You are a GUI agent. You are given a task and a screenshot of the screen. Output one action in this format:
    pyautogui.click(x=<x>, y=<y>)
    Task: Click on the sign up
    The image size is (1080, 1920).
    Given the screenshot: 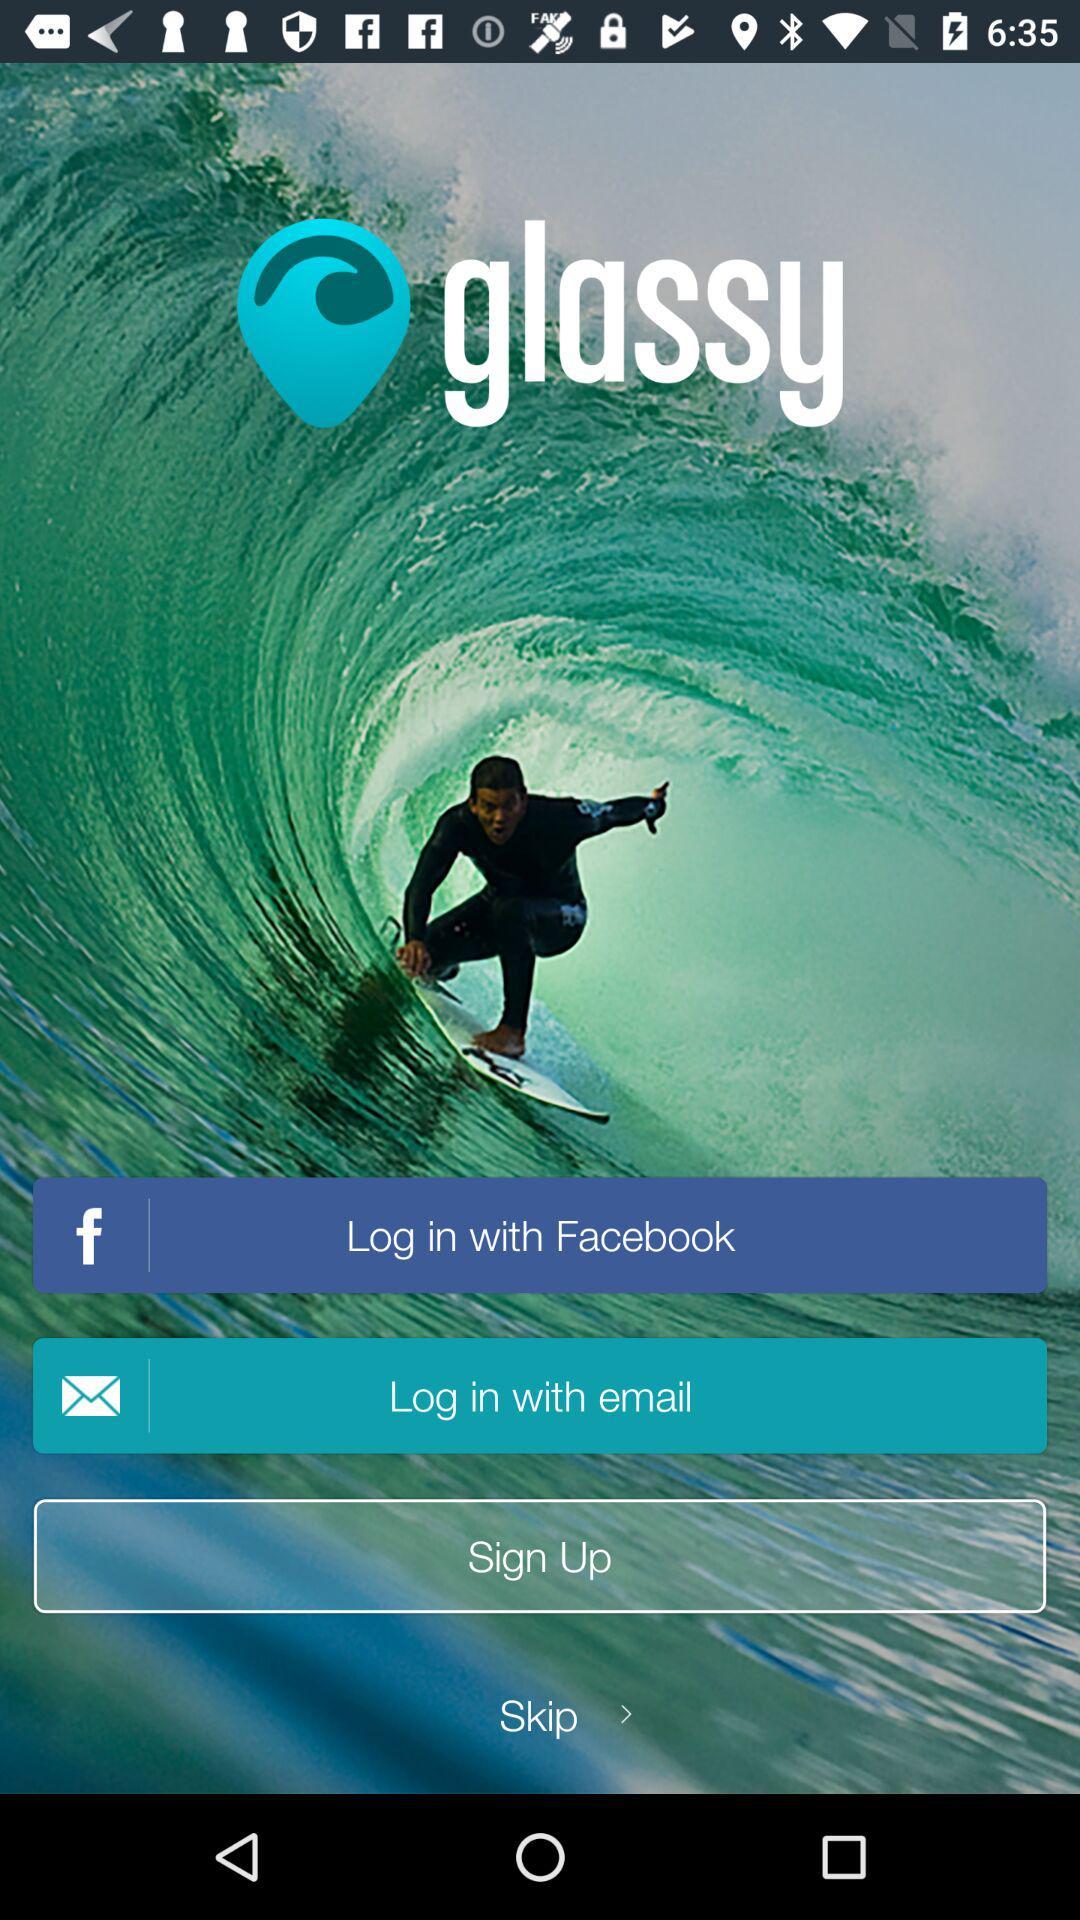 What is the action you would take?
    pyautogui.click(x=540, y=1555)
    